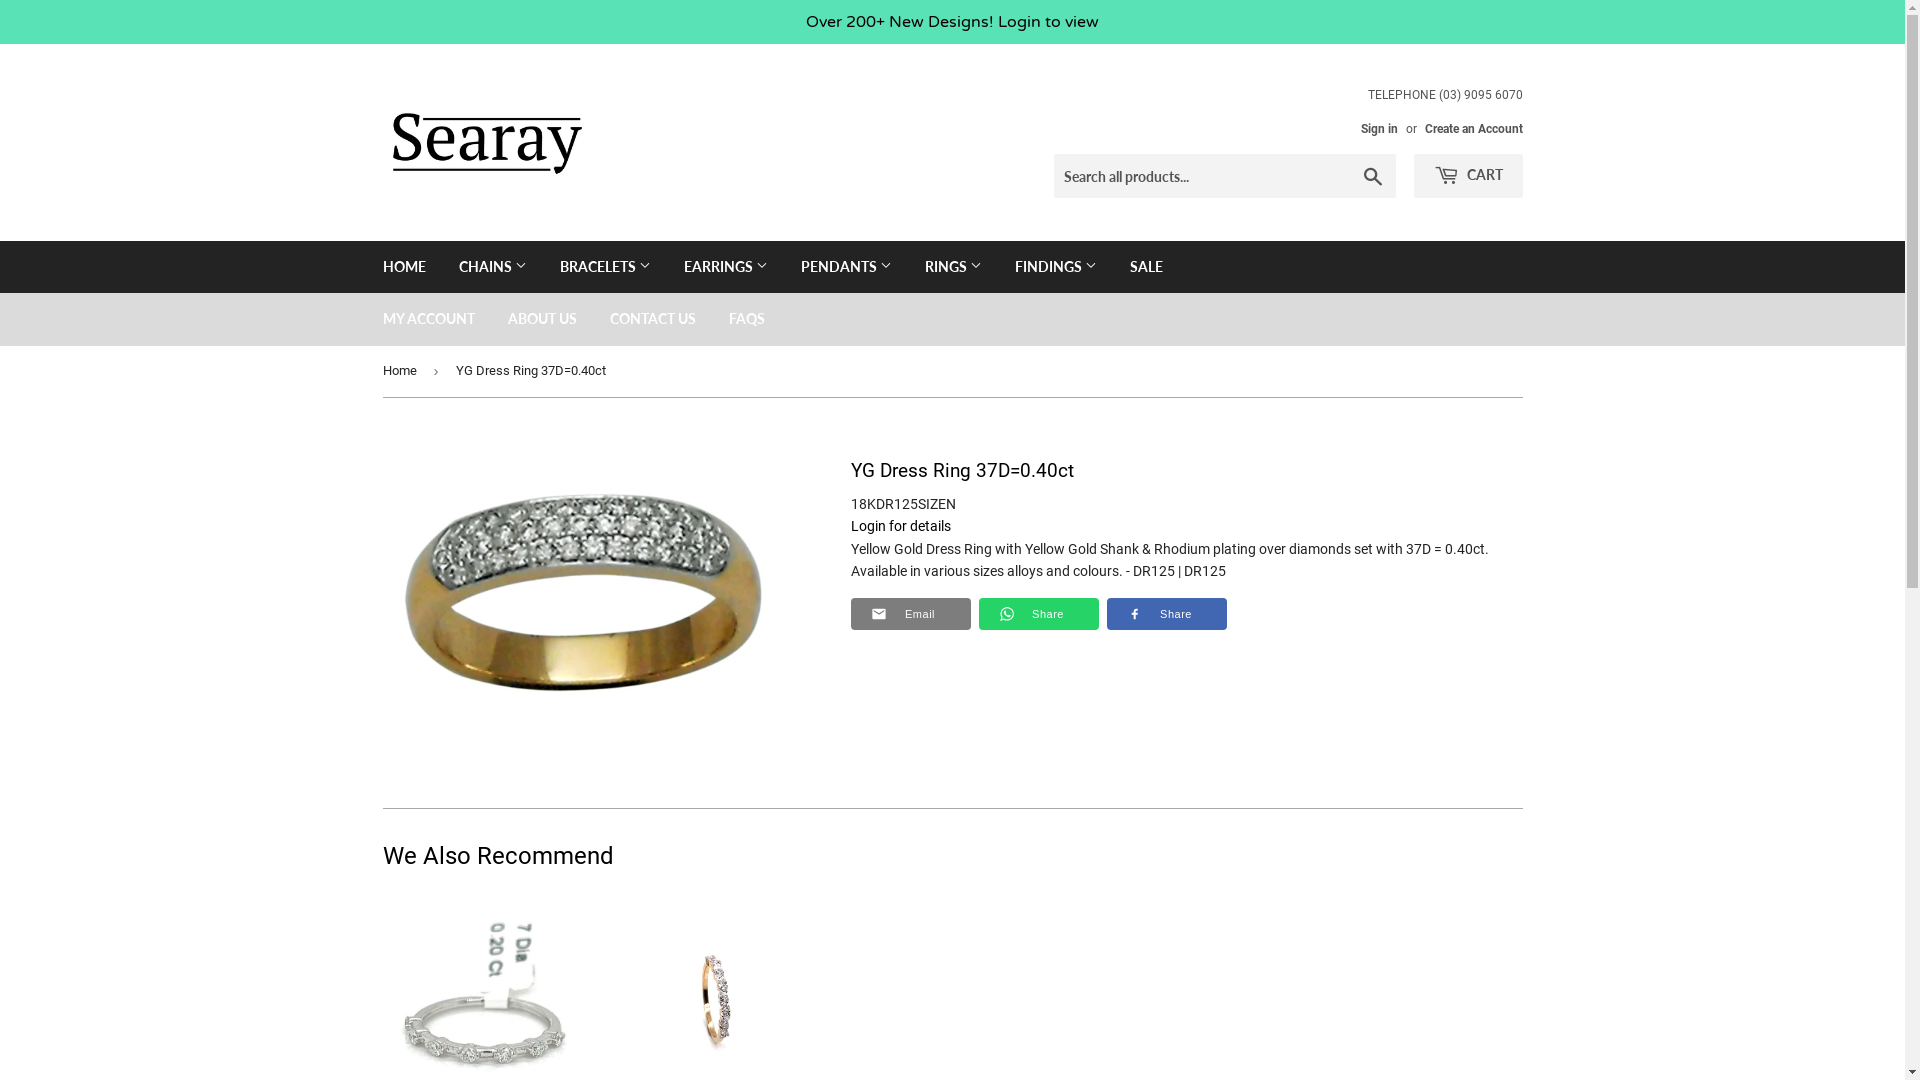  What do you see at coordinates (403, 265) in the screenshot?
I see `'HOME'` at bounding box center [403, 265].